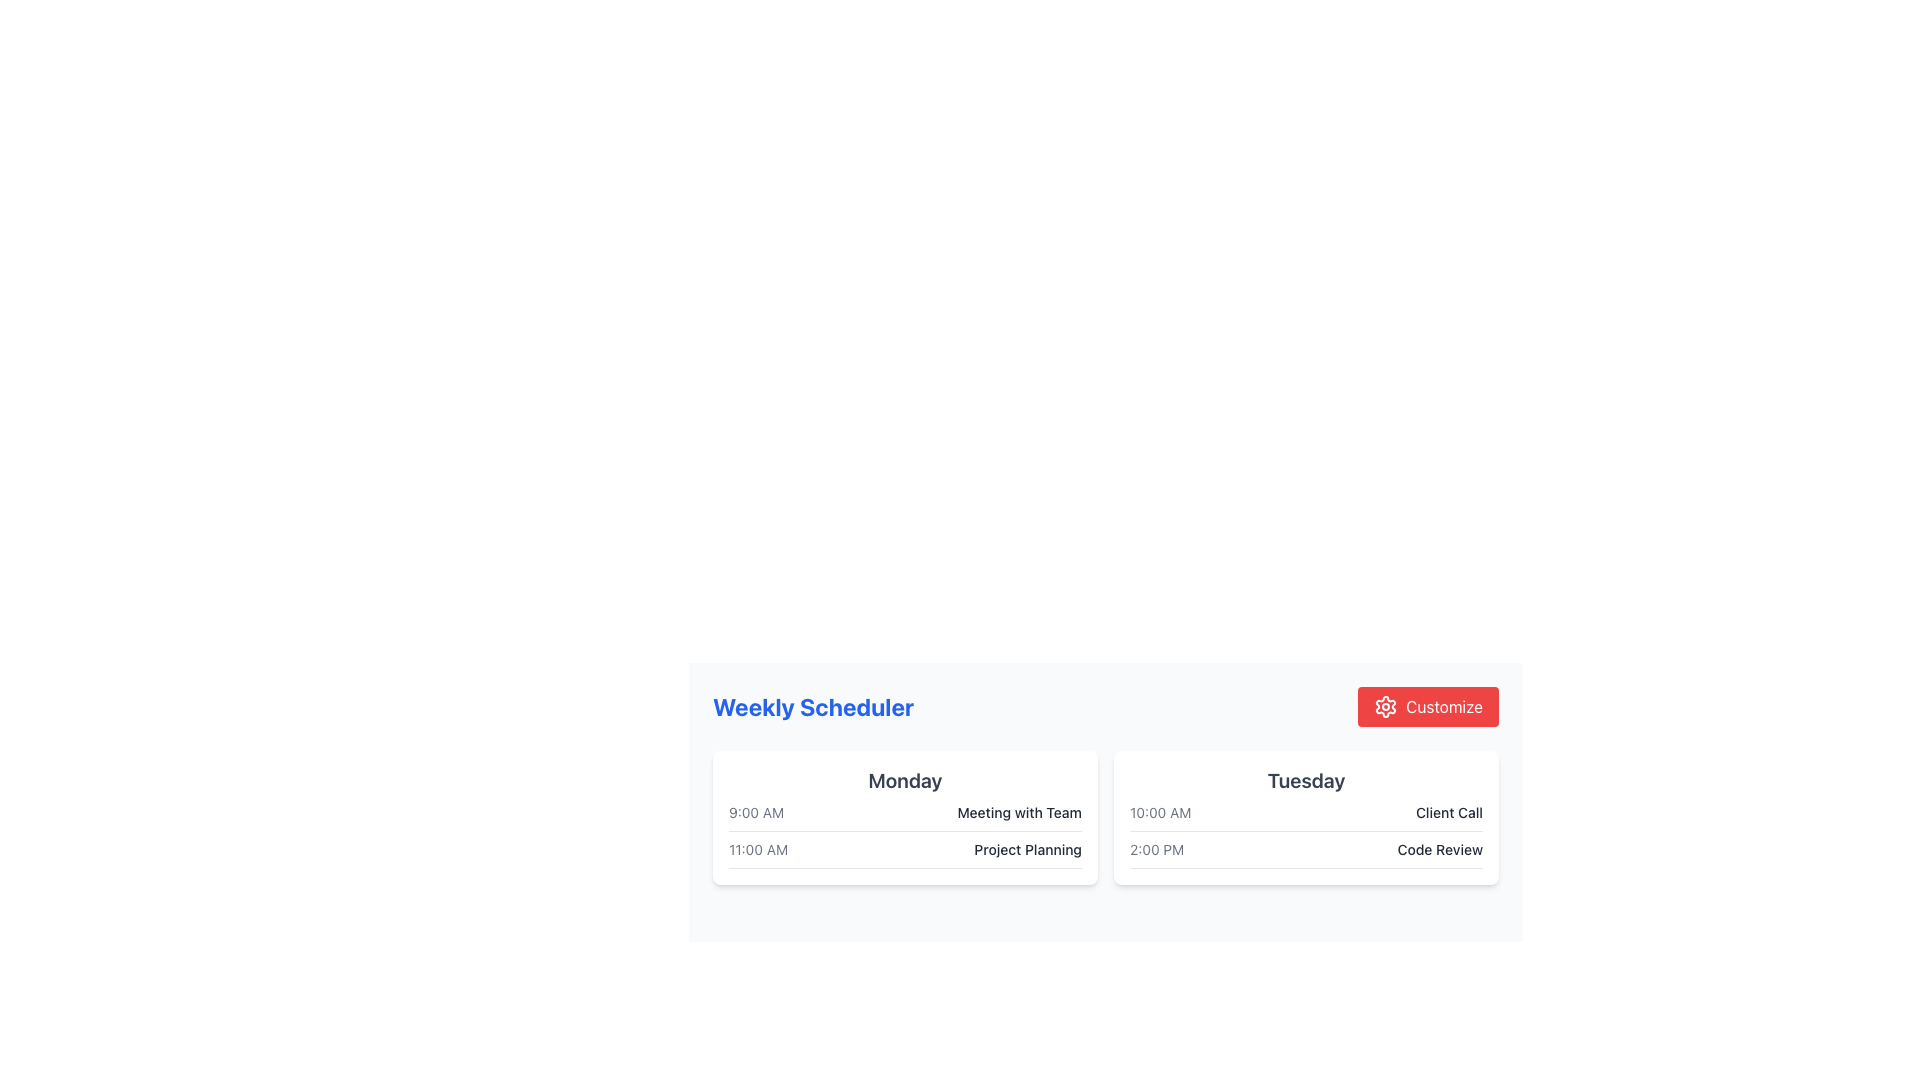 The width and height of the screenshot is (1920, 1080). What do you see at coordinates (1306, 817) in the screenshot?
I see `the Tuesday schedule card, which is the second entry in a two-column layout displaying weekly schedules, located on the right side next to the Monday schedule card` at bounding box center [1306, 817].